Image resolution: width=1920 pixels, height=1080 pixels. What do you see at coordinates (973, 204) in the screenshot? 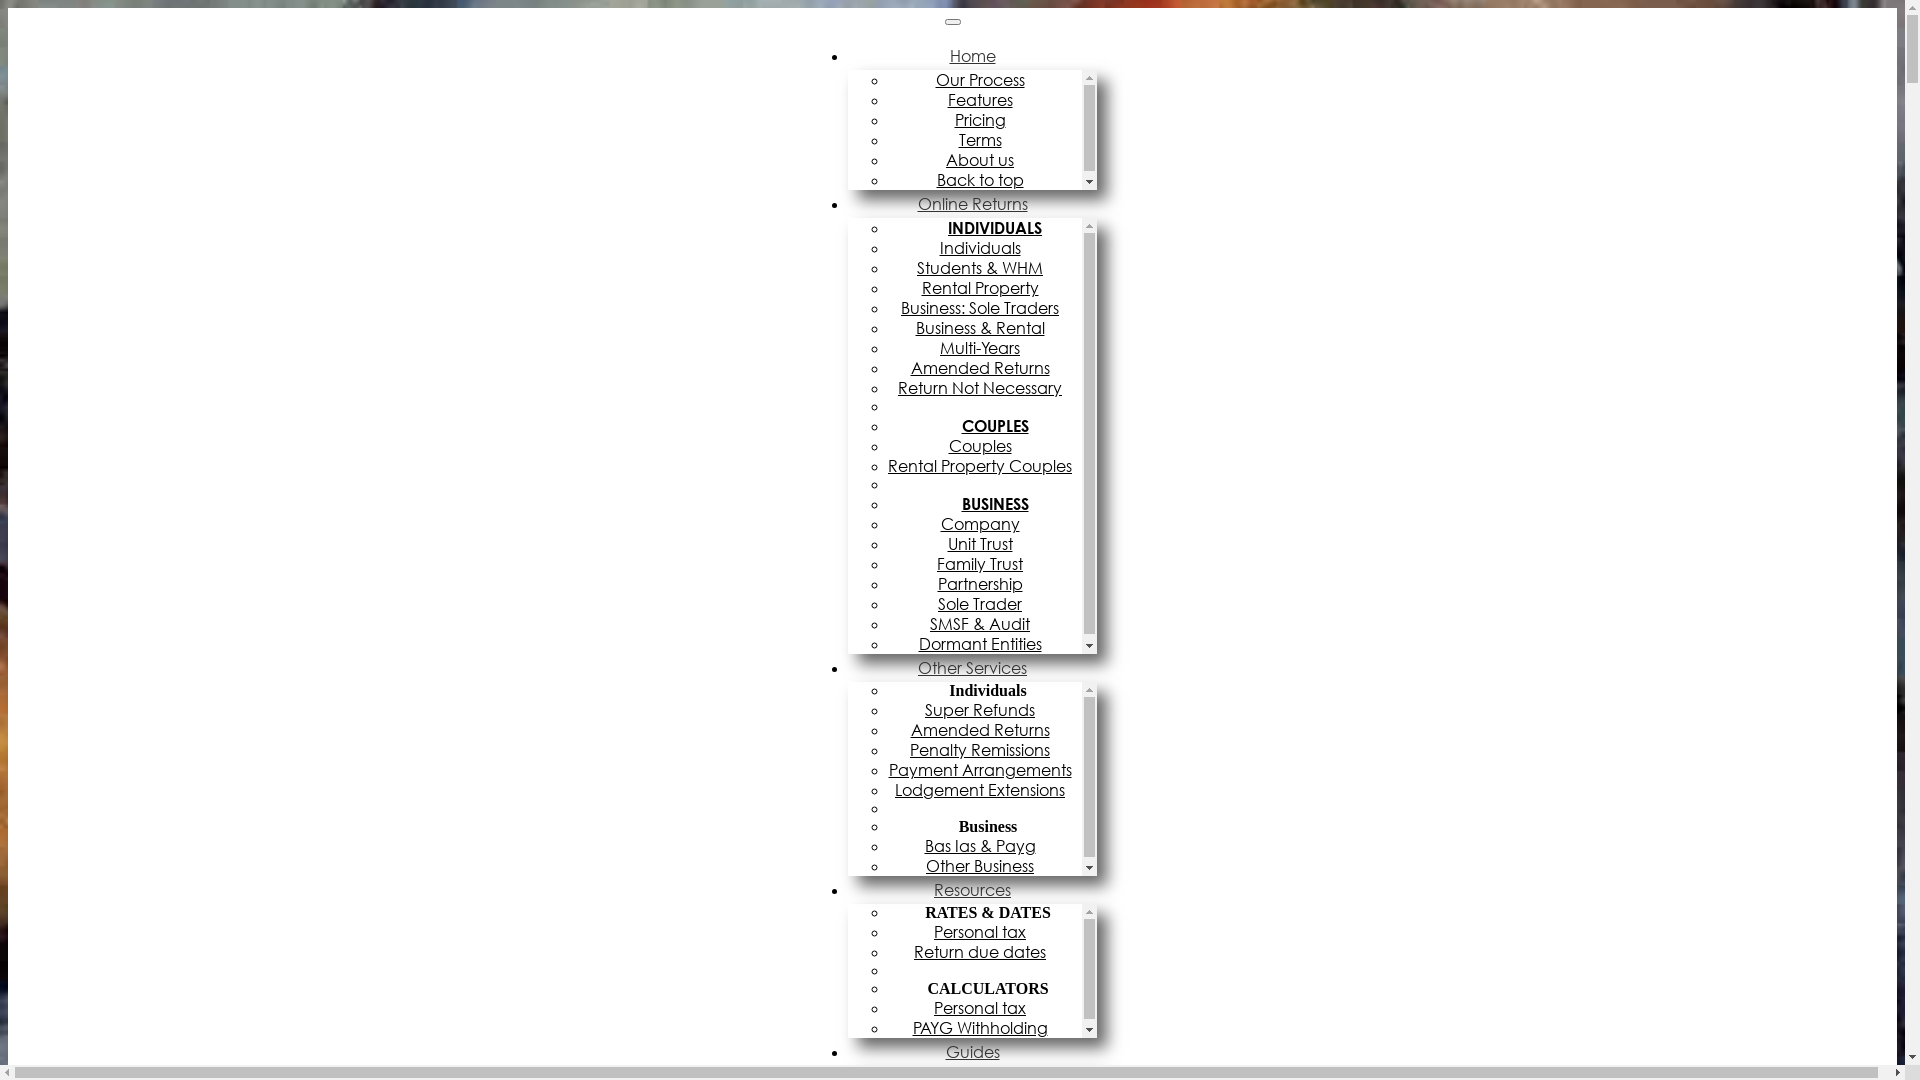
I see `'Online Returns'` at bounding box center [973, 204].